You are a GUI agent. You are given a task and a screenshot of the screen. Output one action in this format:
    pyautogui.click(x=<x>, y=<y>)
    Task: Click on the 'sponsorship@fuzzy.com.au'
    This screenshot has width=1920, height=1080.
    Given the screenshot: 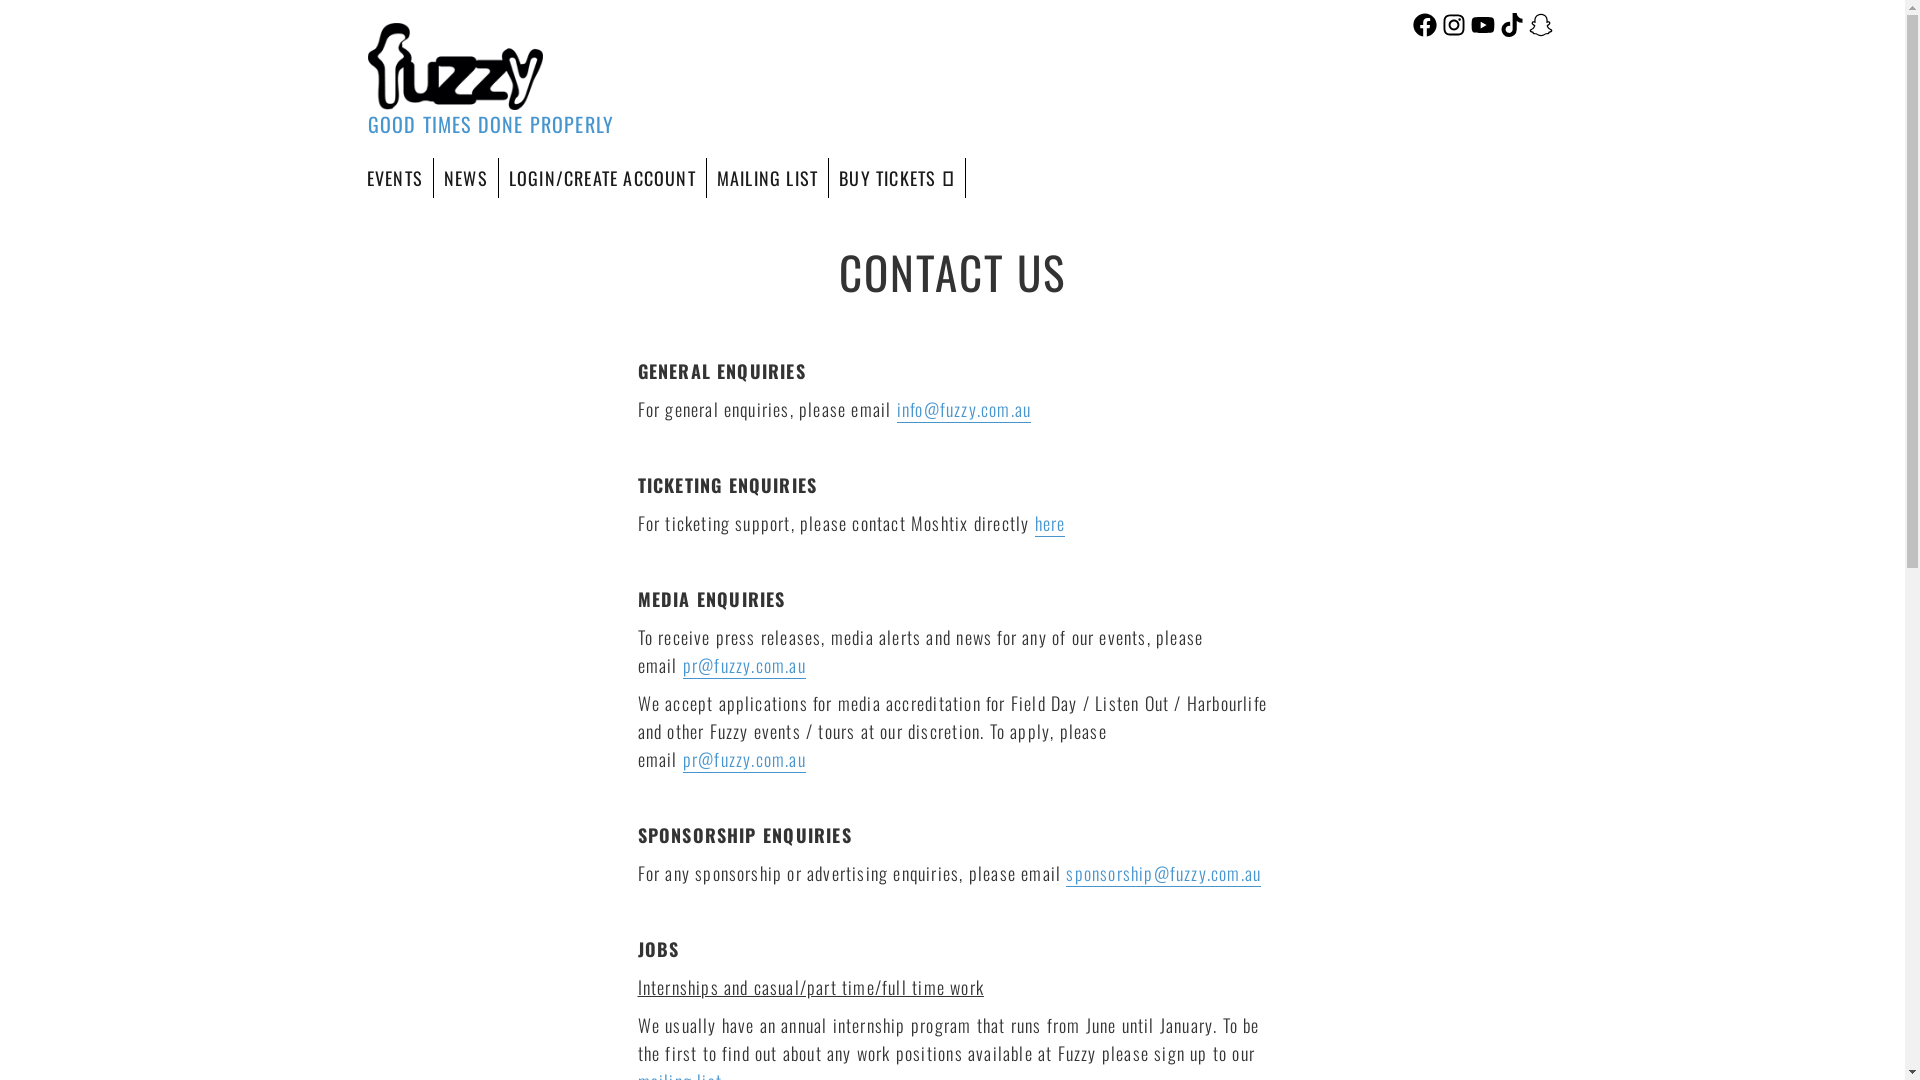 What is the action you would take?
    pyautogui.click(x=1163, y=871)
    